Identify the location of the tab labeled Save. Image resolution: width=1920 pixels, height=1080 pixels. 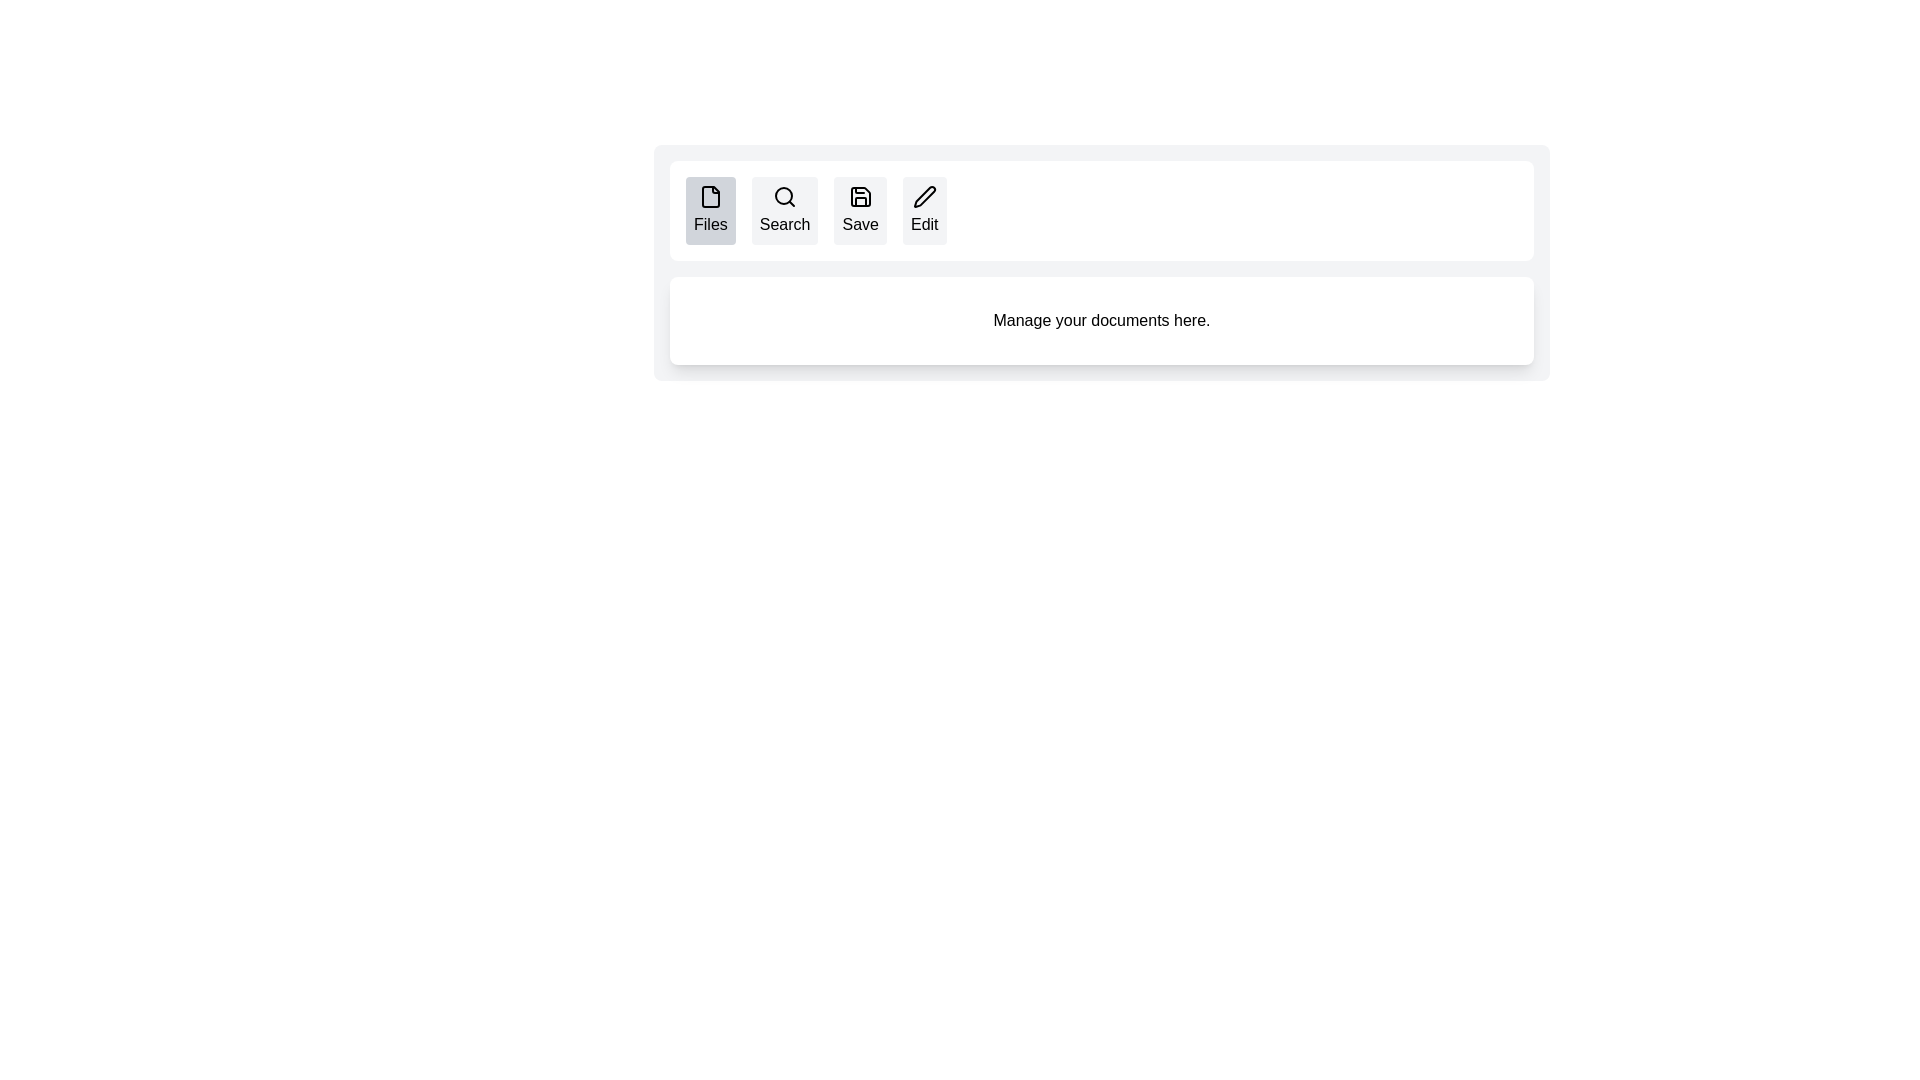
(859, 211).